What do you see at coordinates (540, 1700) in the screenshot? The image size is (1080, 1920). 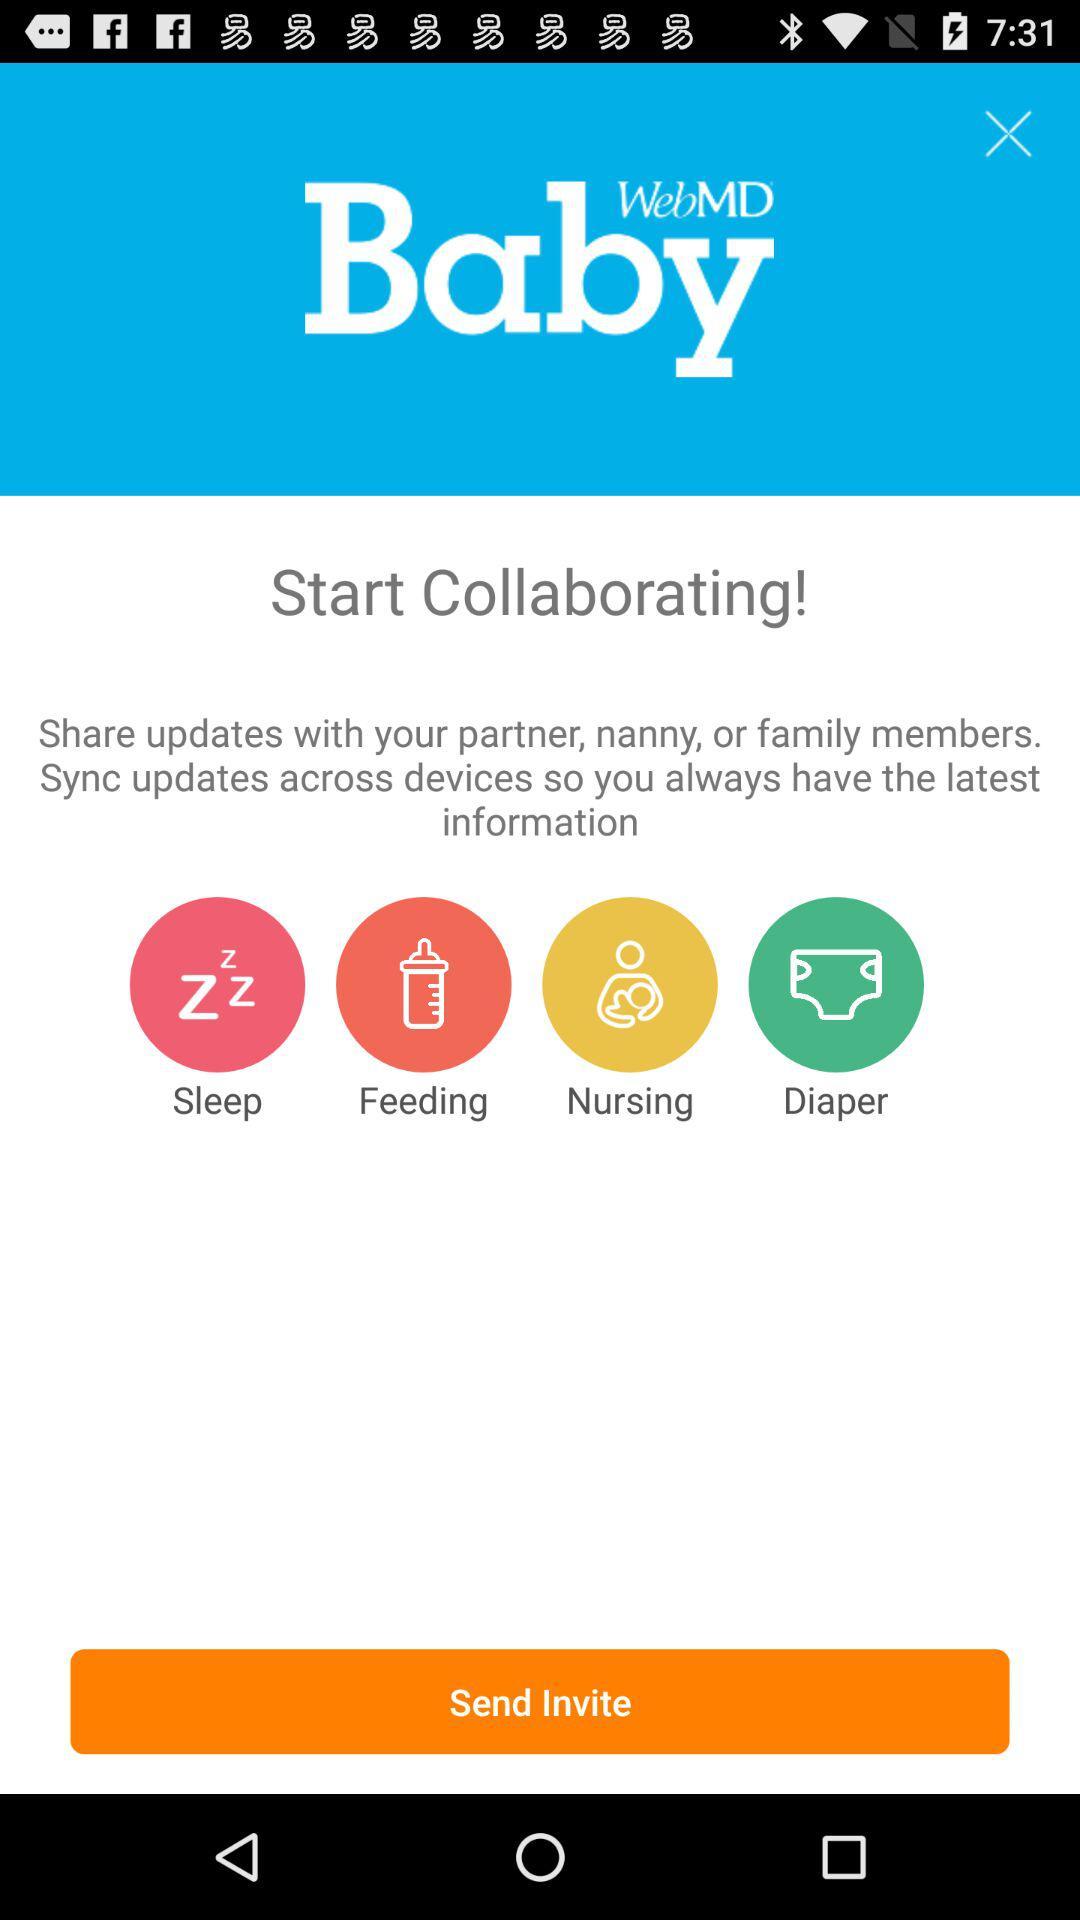 I see `send invite at the bottom` at bounding box center [540, 1700].